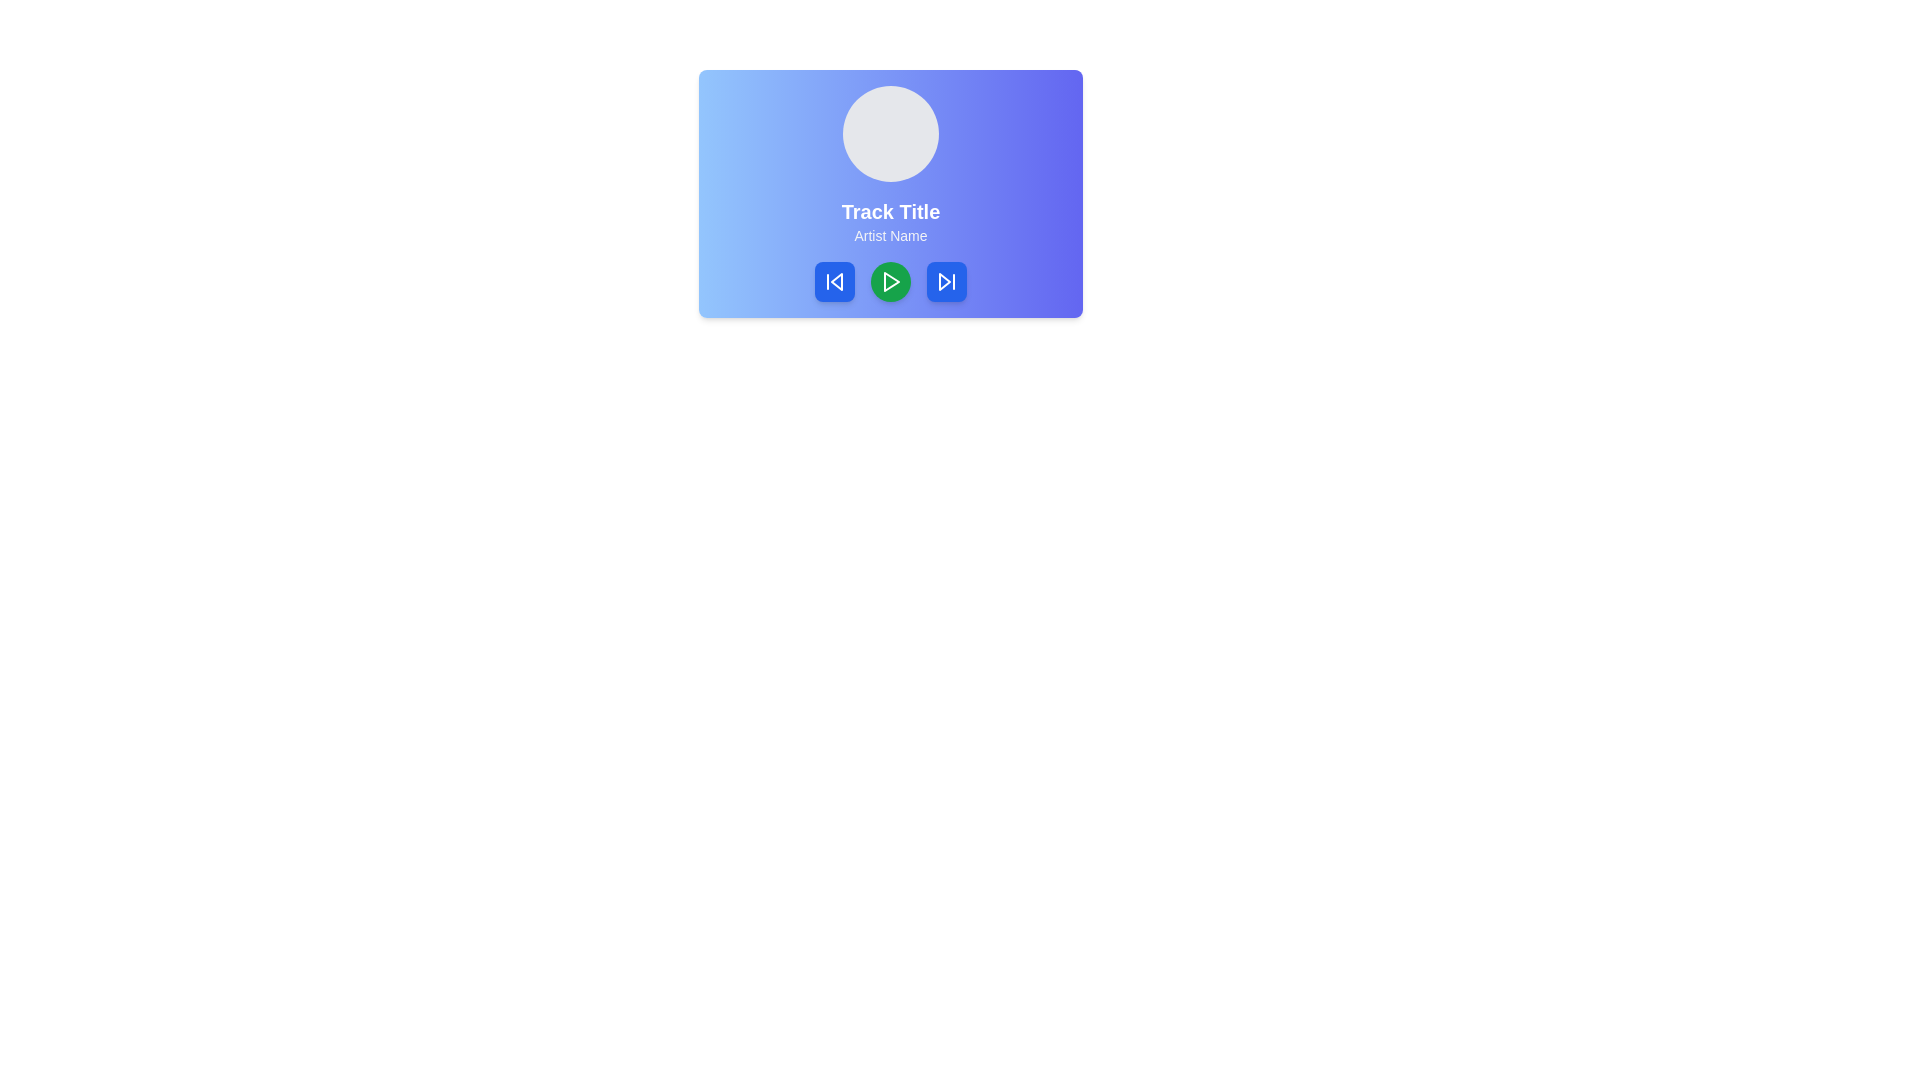  What do you see at coordinates (835, 281) in the screenshot?
I see `the backward skip button` at bounding box center [835, 281].